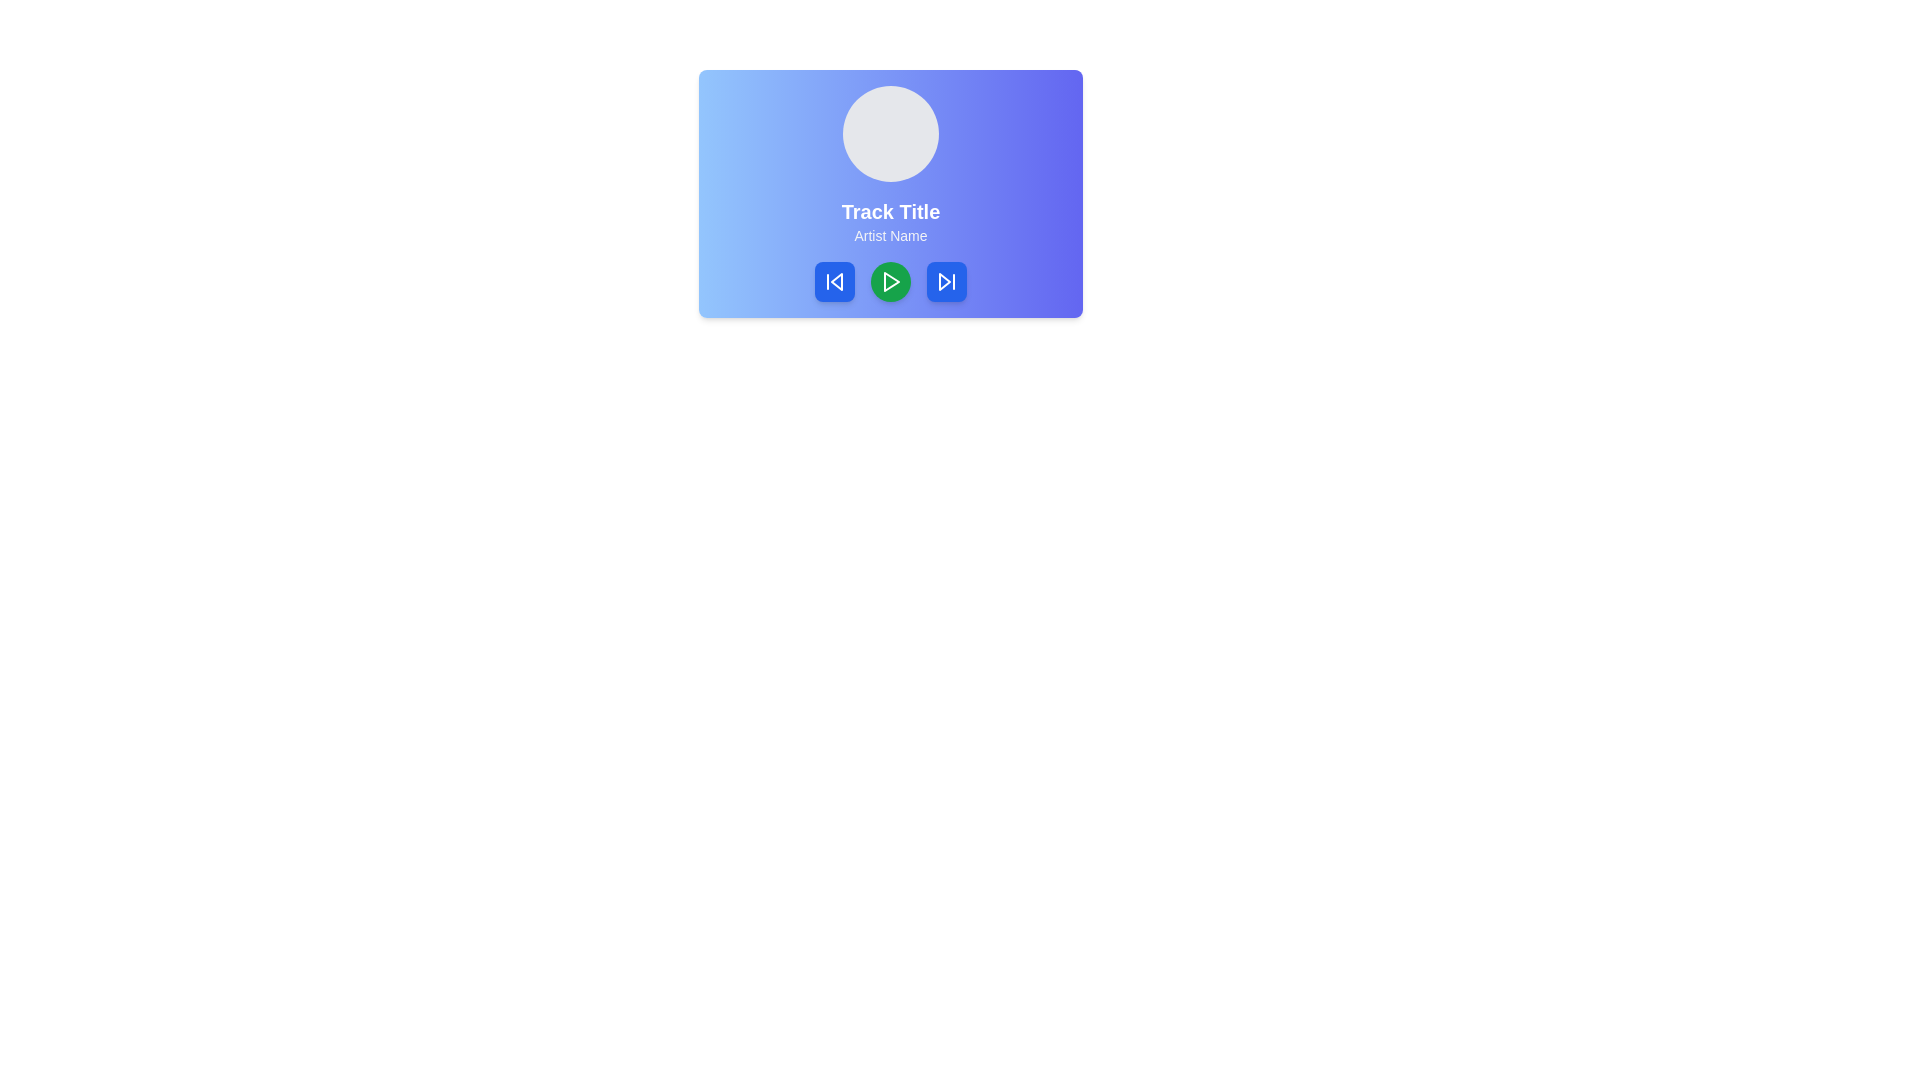  What do you see at coordinates (835, 281) in the screenshot?
I see `the backward skip button` at bounding box center [835, 281].